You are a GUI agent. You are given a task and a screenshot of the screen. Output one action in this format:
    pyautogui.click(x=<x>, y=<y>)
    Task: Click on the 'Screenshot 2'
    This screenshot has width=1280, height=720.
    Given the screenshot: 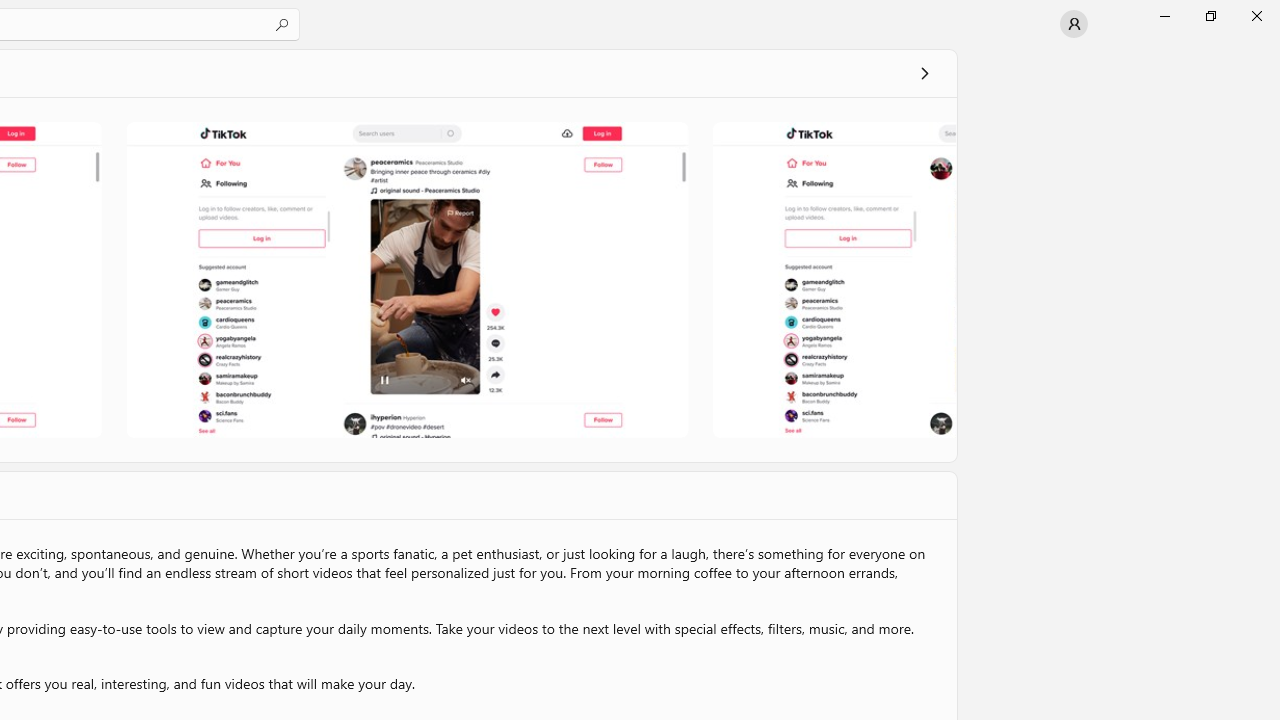 What is the action you would take?
    pyautogui.click(x=406, y=279)
    